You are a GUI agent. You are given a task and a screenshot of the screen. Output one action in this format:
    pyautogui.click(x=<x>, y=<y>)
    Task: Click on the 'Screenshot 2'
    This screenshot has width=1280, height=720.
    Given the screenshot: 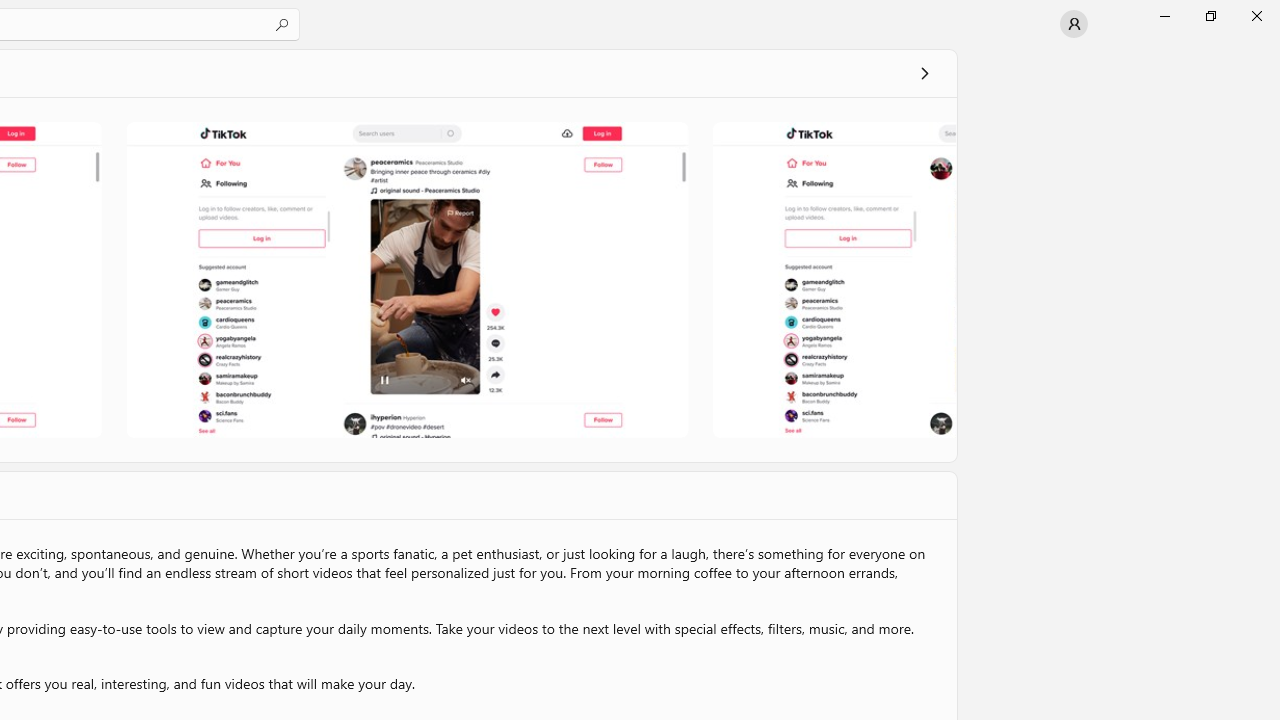 What is the action you would take?
    pyautogui.click(x=406, y=279)
    